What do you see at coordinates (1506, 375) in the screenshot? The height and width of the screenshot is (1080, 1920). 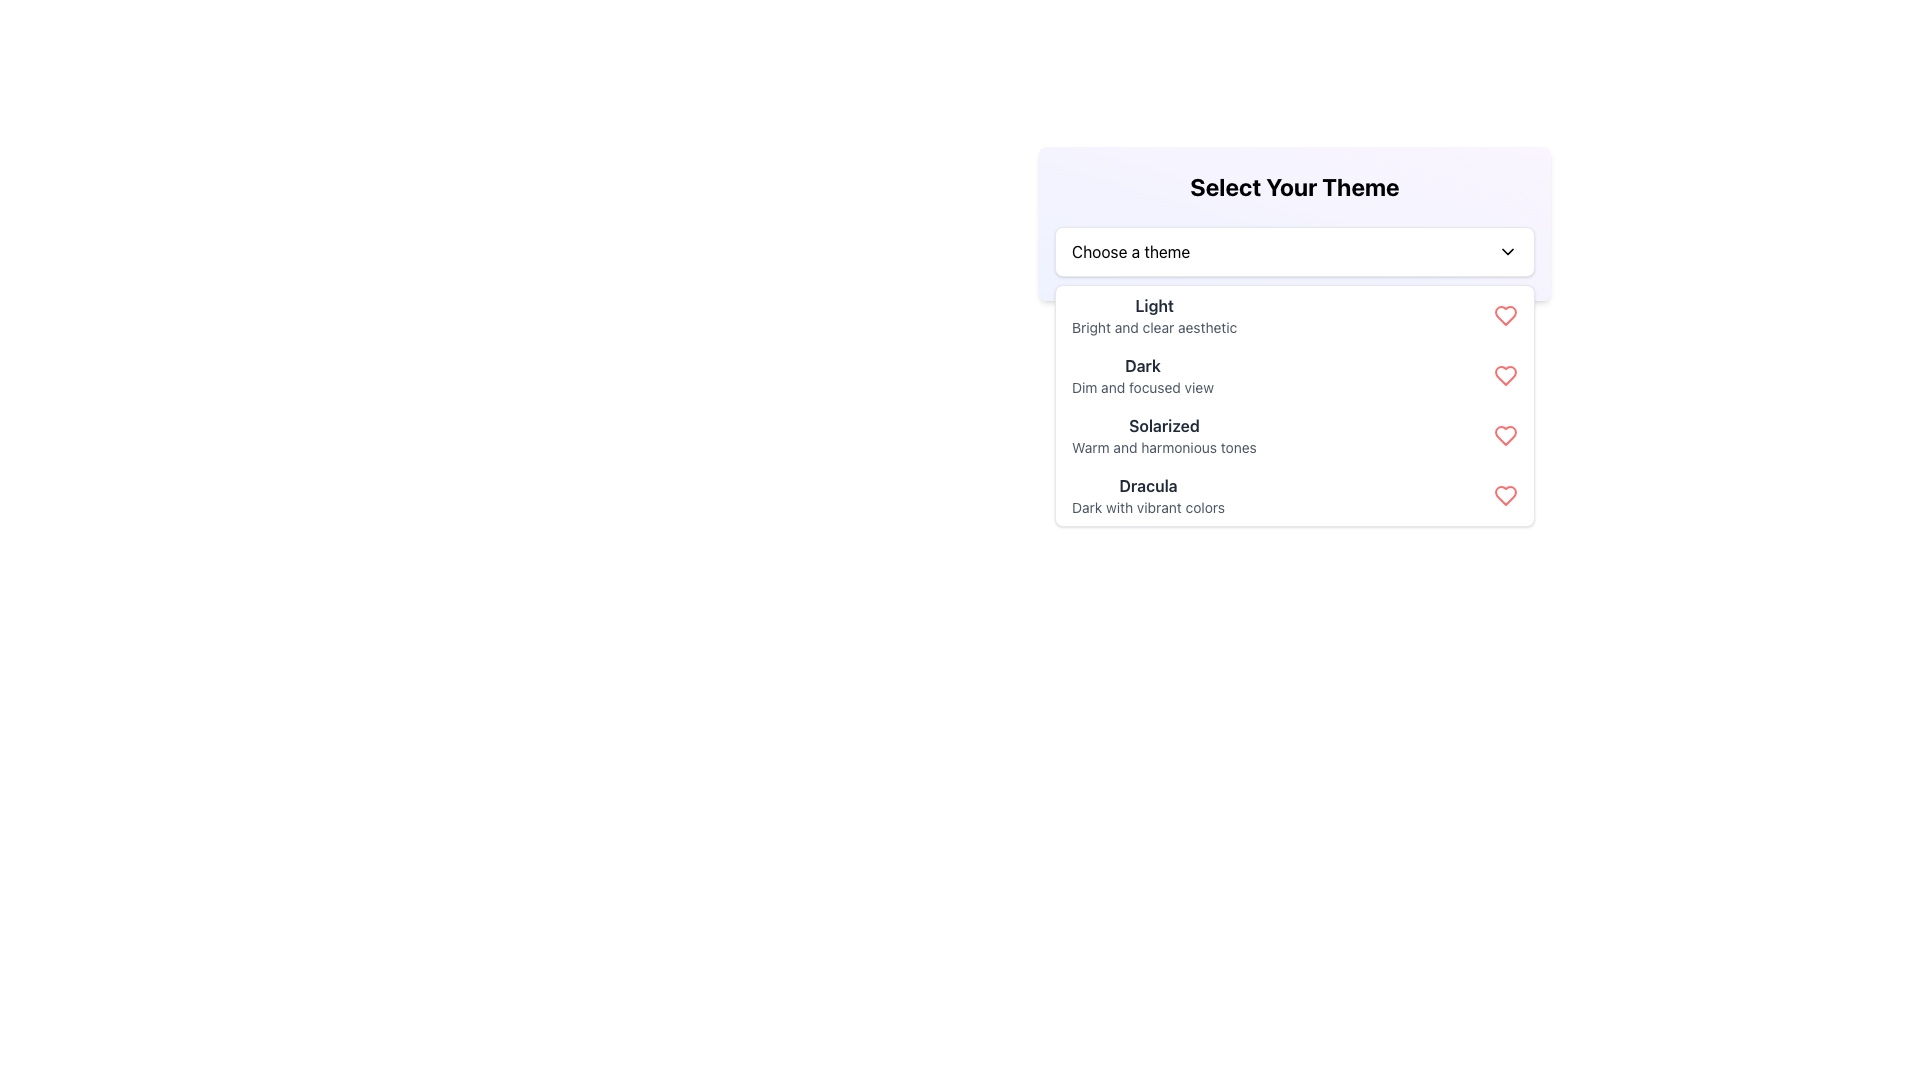 I see `the heart icon located to the right of the 'Dark' theme option in the dropdown menu to favorite the theme` at bounding box center [1506, 375].